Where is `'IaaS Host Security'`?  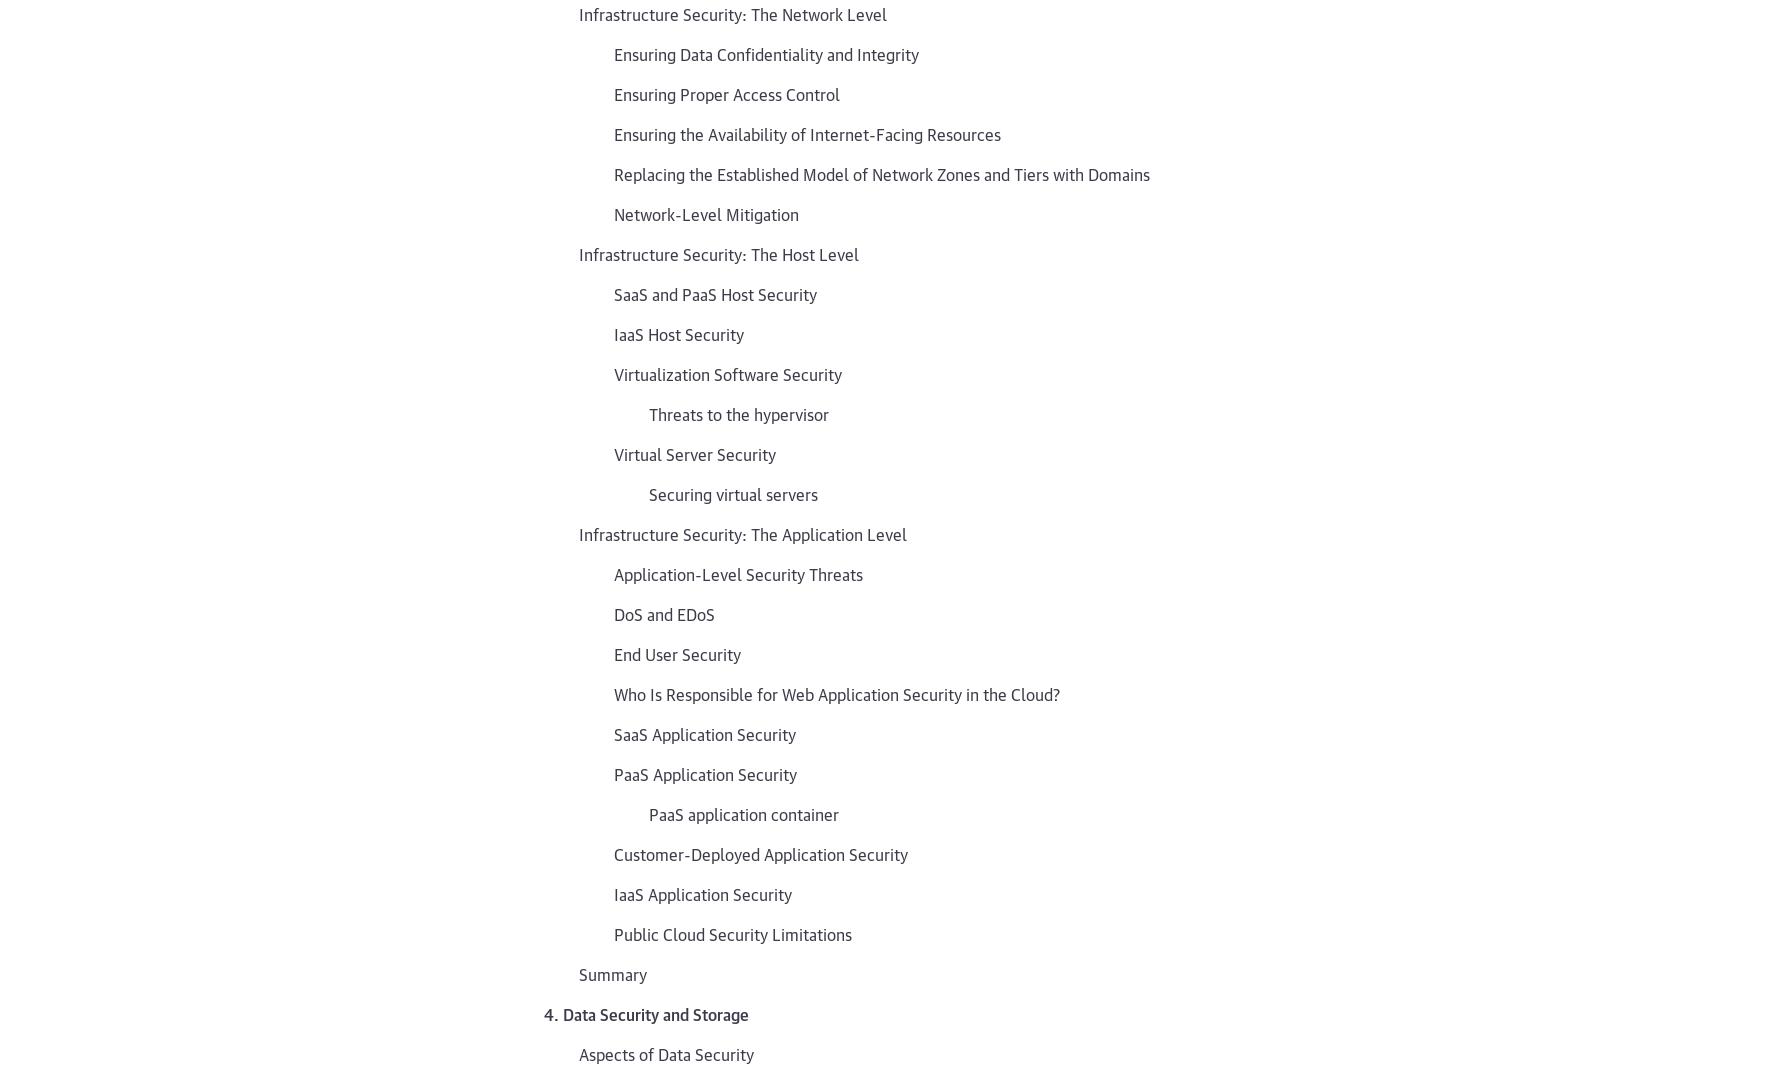 'IaaS Host Security' is located at coordinates (614, 332).